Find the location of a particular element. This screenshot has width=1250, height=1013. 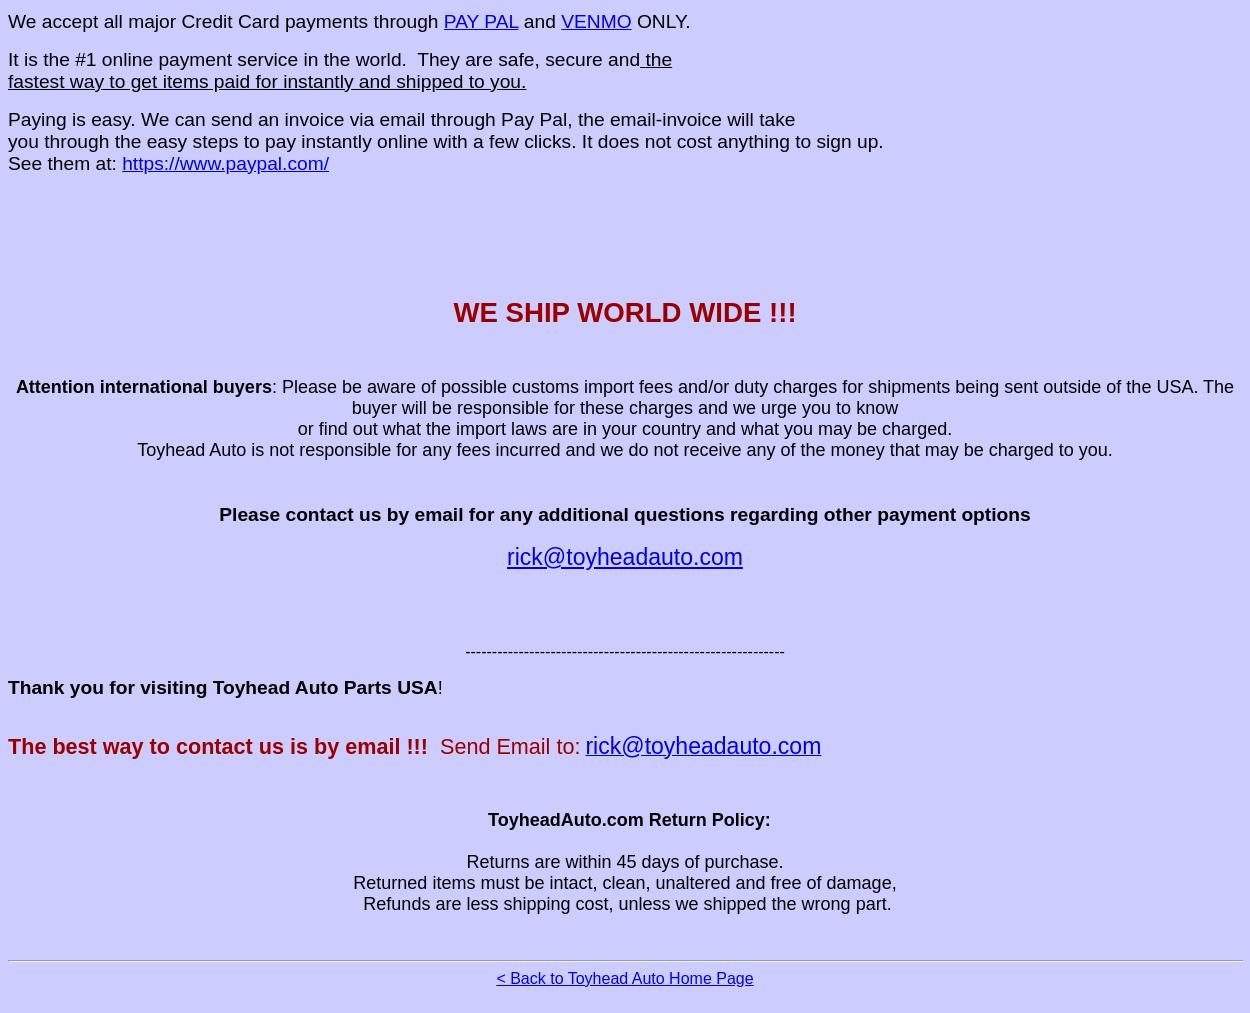

'https://www.paypal.com/' is located at coordinates (224, 162).